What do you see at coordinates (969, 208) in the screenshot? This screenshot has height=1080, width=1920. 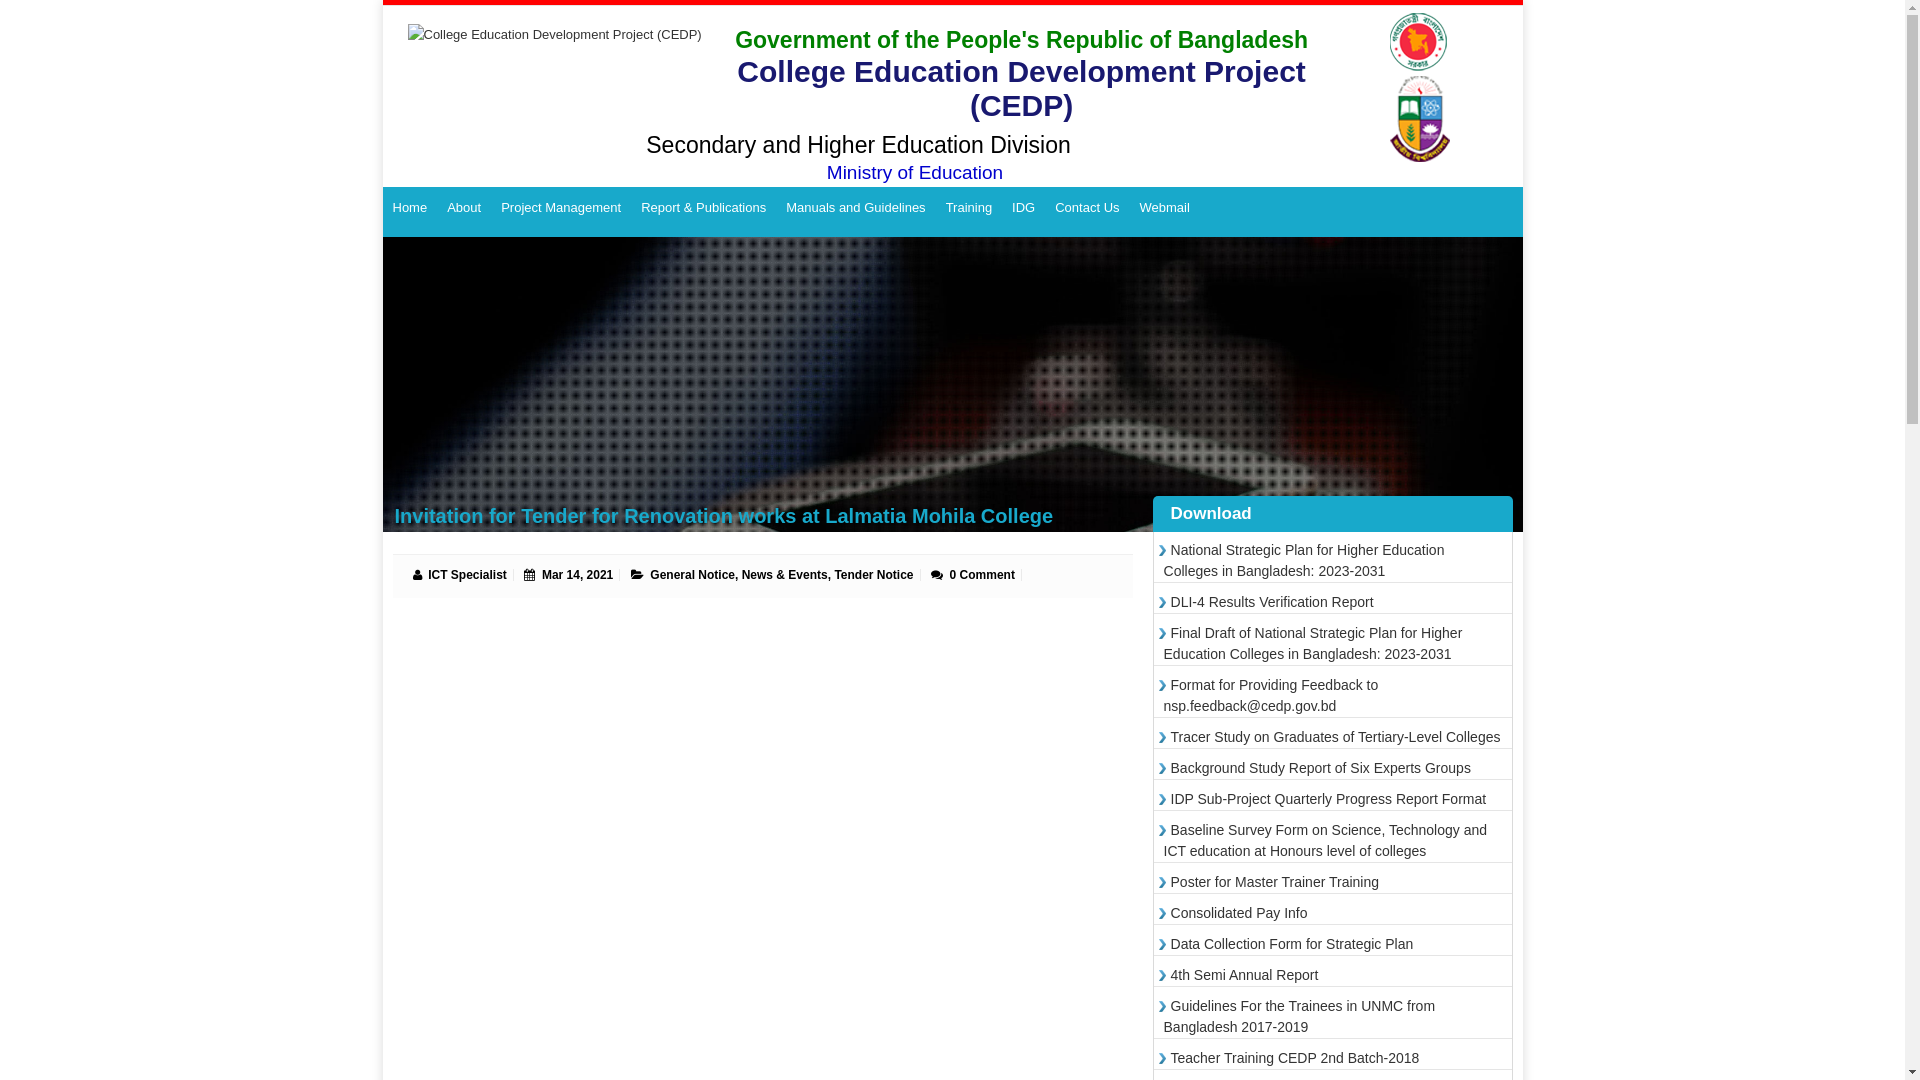 I see `'Training'` at bounding box center [969, 208].